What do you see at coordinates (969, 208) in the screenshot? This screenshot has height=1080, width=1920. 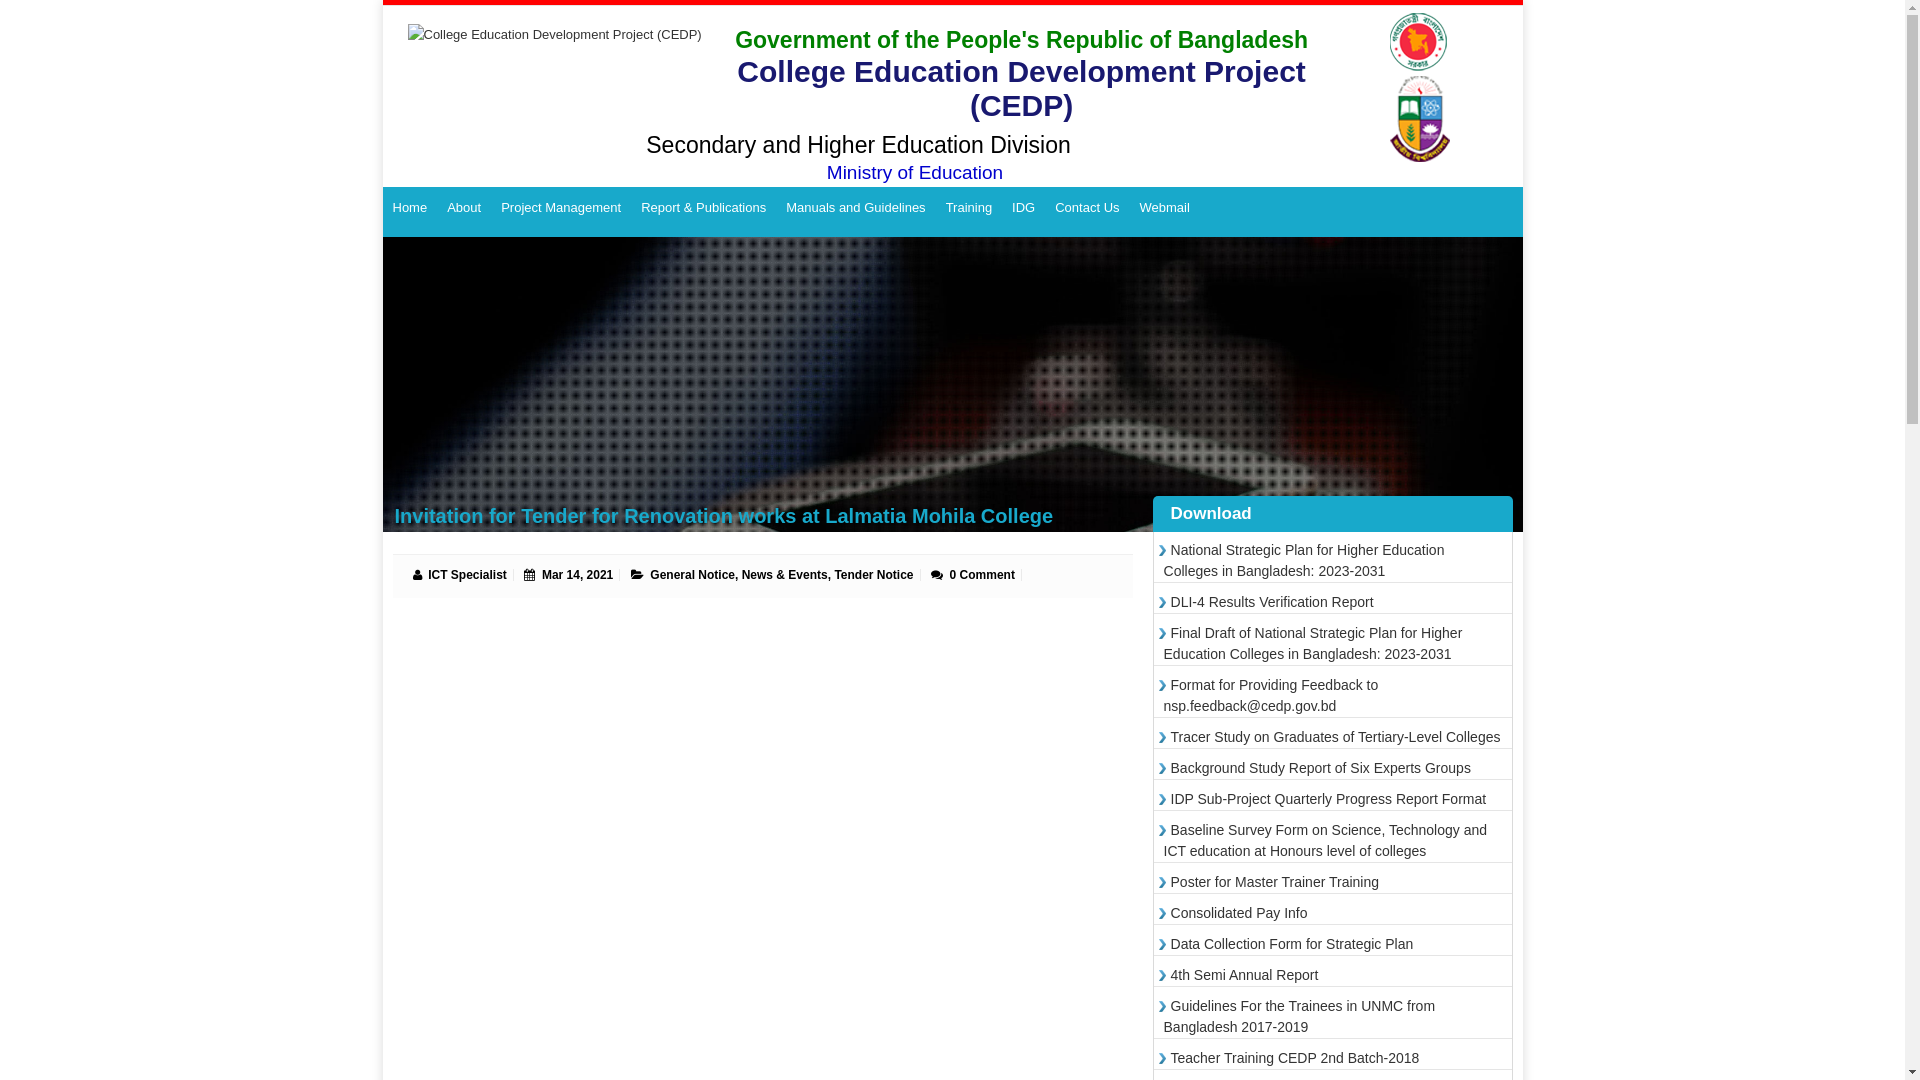 I see `'Training'` at bounding box center [969, 208].